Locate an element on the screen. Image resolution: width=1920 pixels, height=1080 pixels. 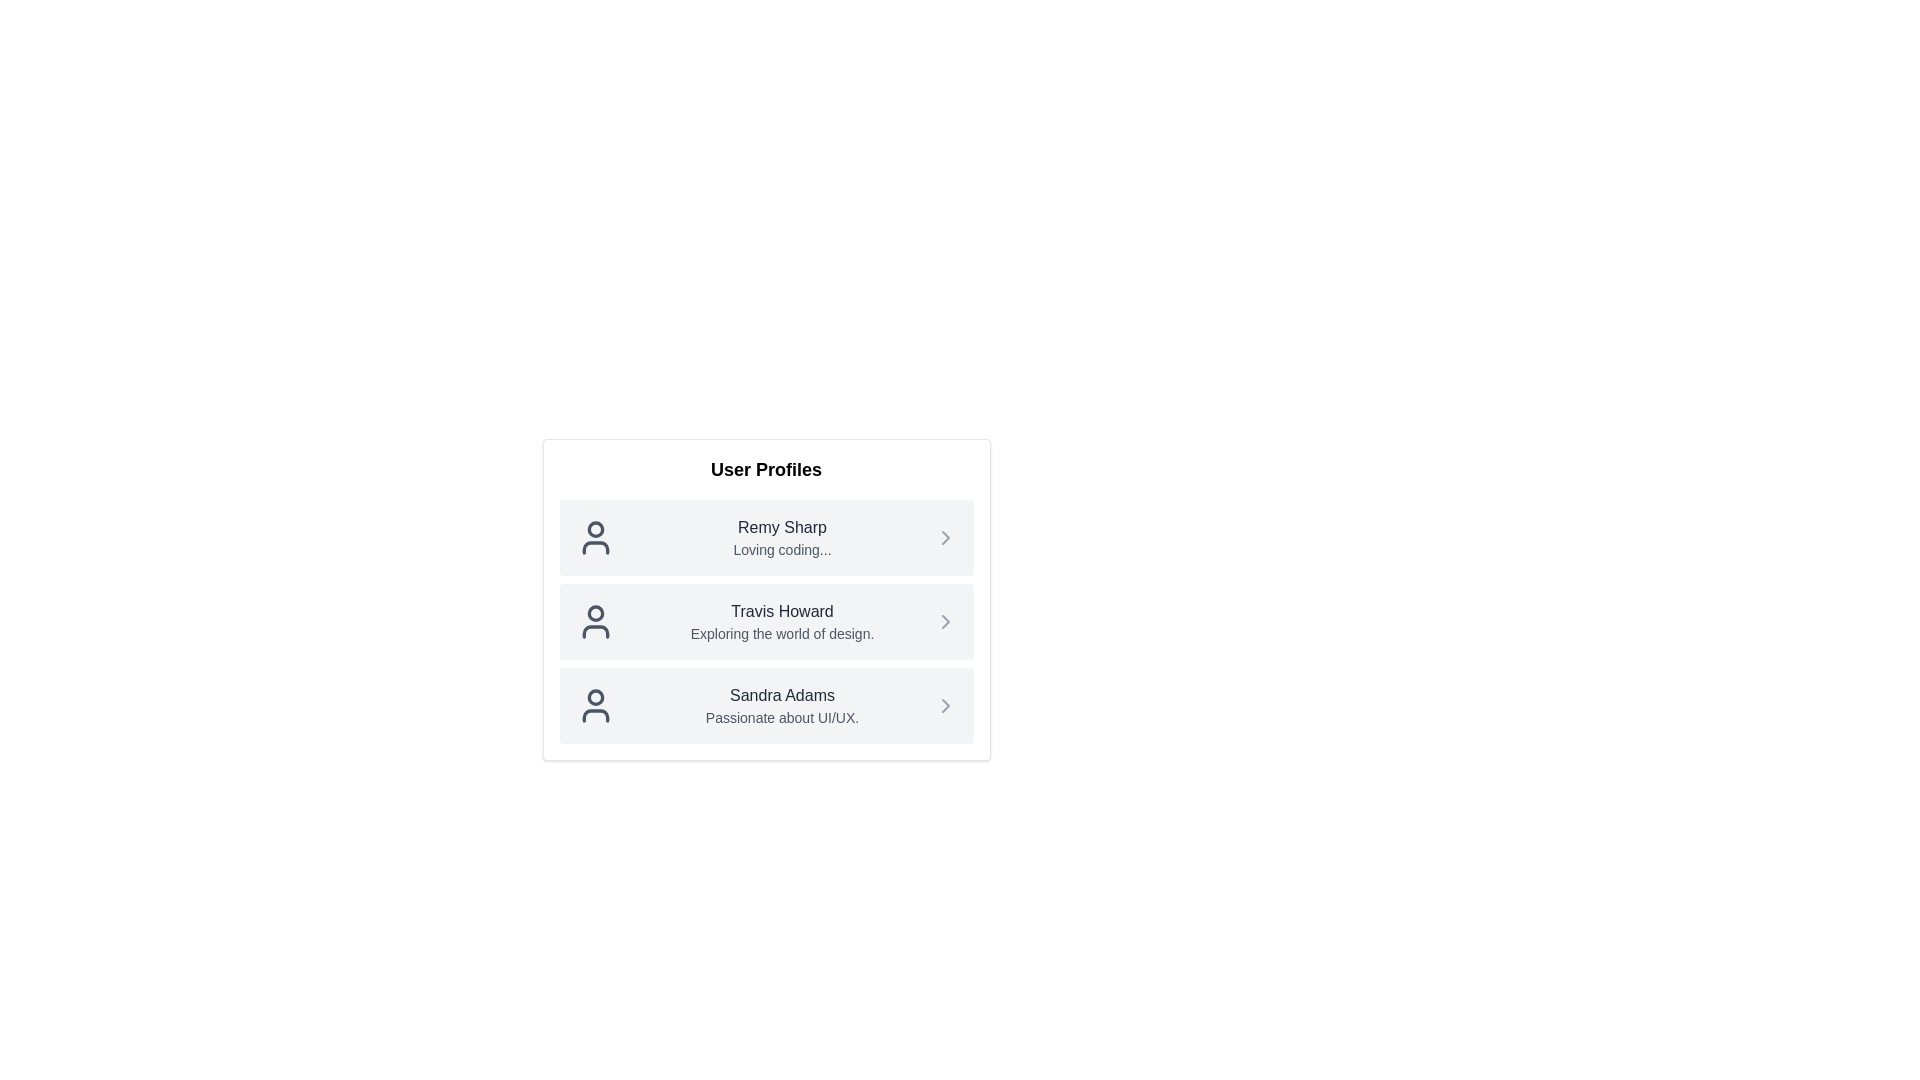
the List Entry Card featuring 'Sandra Adams' with a user avatar icon and a right-pointing chevron, positioned as the third item in a vertical list is located at coordinates (765, 704).